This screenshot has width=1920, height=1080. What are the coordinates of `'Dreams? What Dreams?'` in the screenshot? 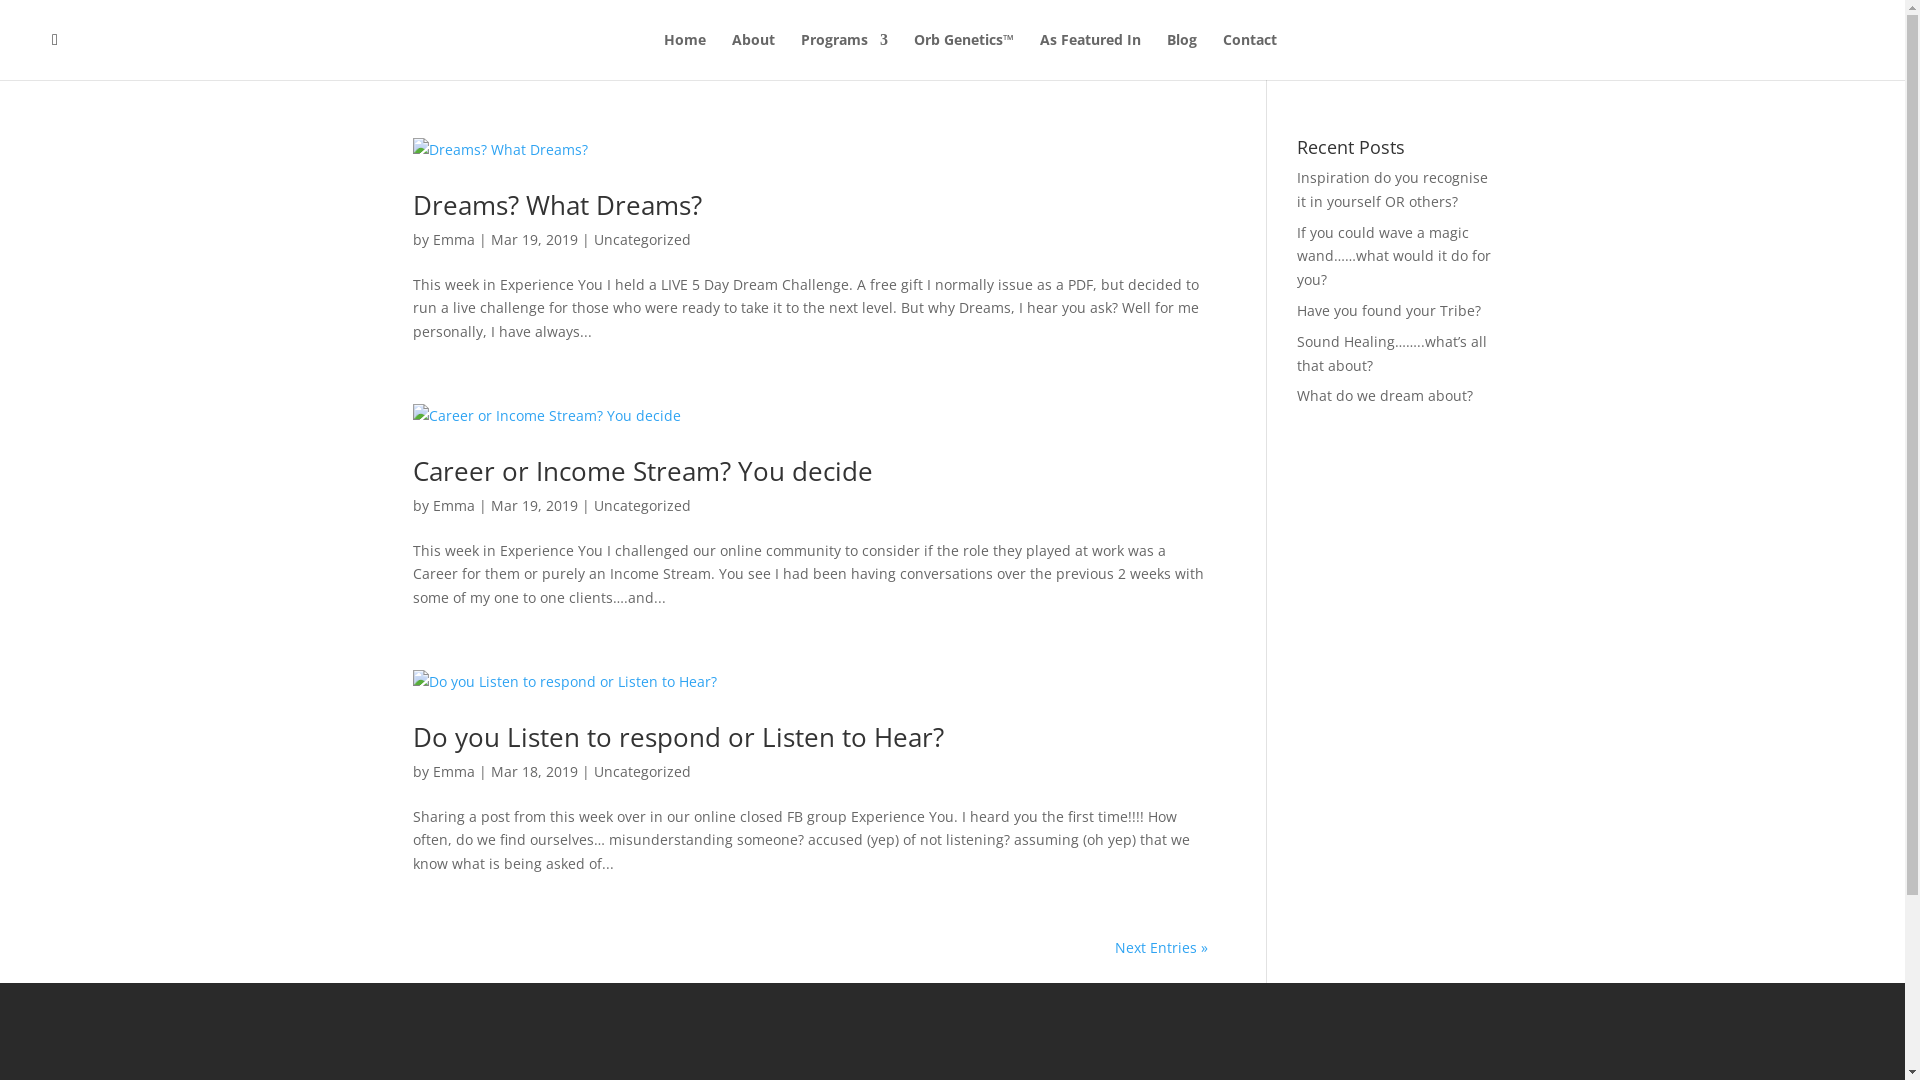 It's located at (556, 204).